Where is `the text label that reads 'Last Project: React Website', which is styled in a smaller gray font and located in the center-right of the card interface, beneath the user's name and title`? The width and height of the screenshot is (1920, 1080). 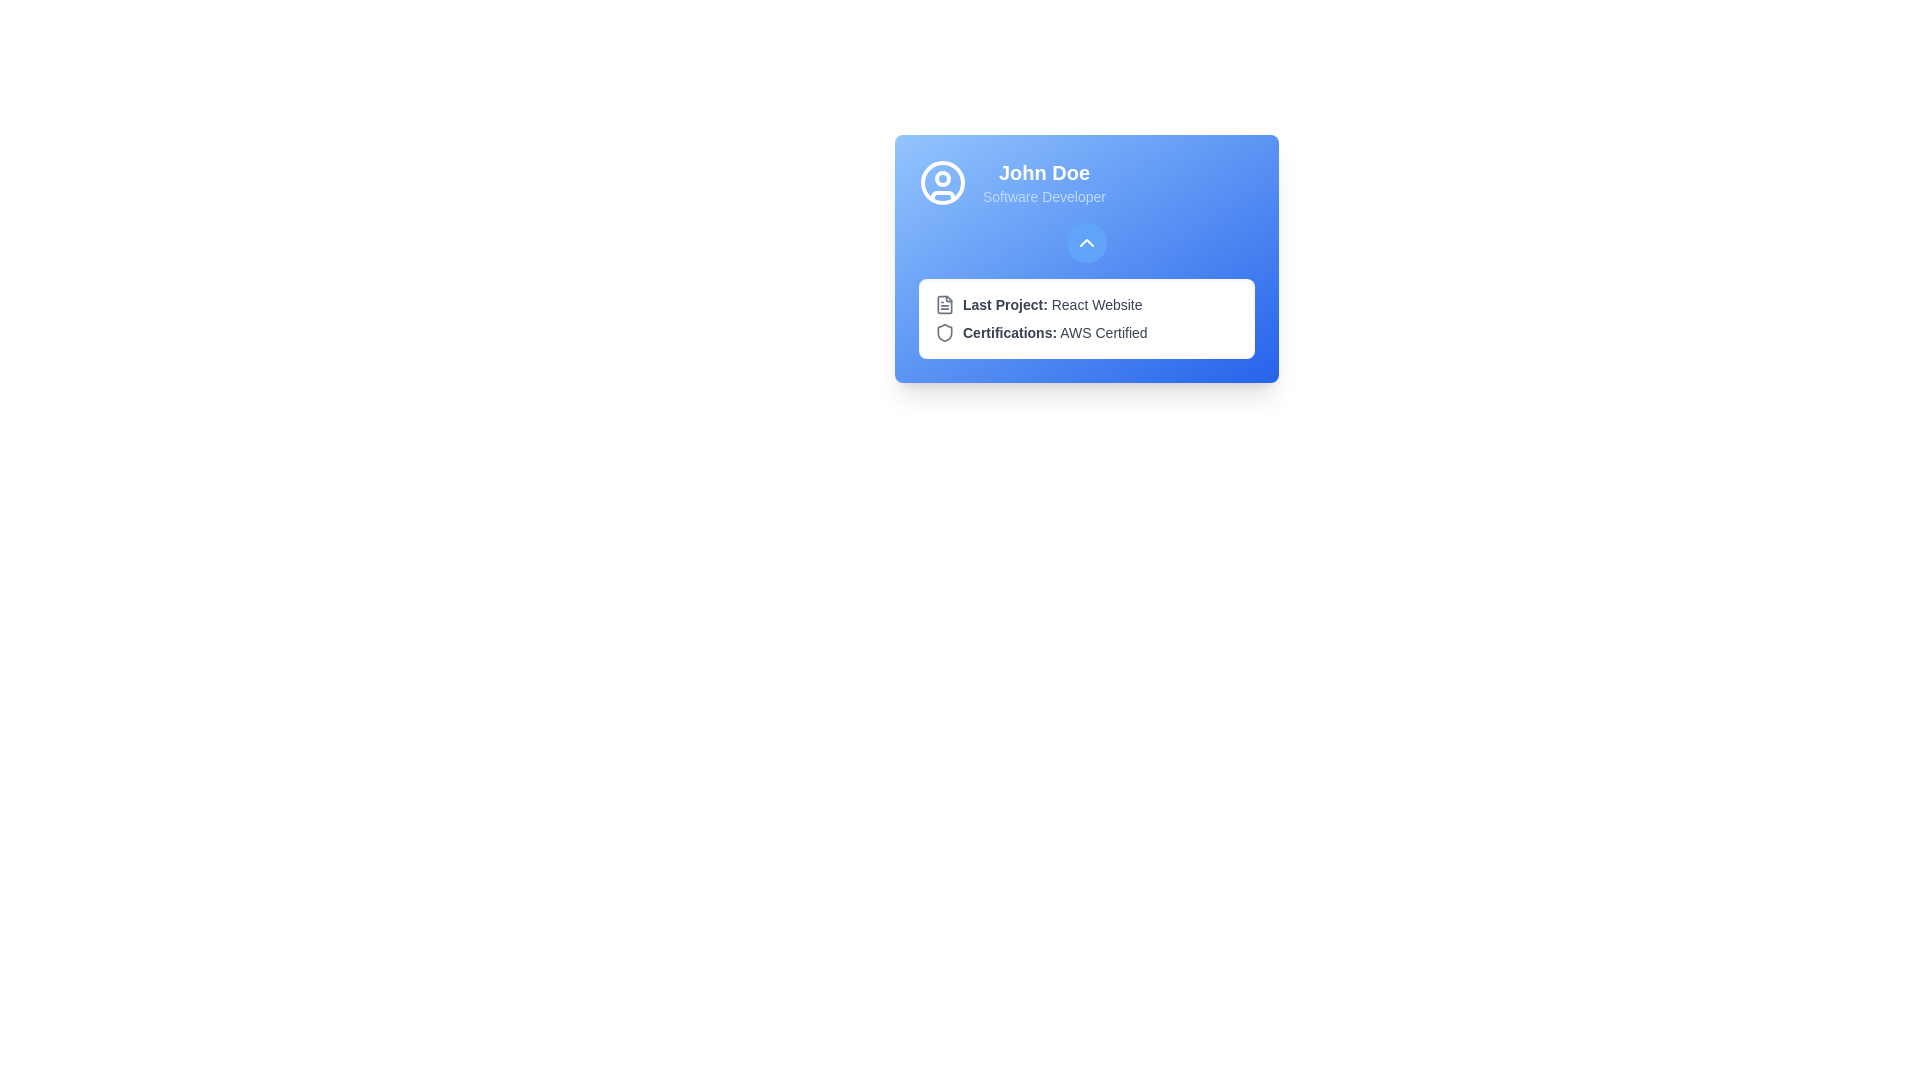 the text label that reads 'Last Project: React Website', which is styled in a smaller gray font and located in the center-right of the card interface, beneath the user's name and title is located at coordinates (1051, 304).